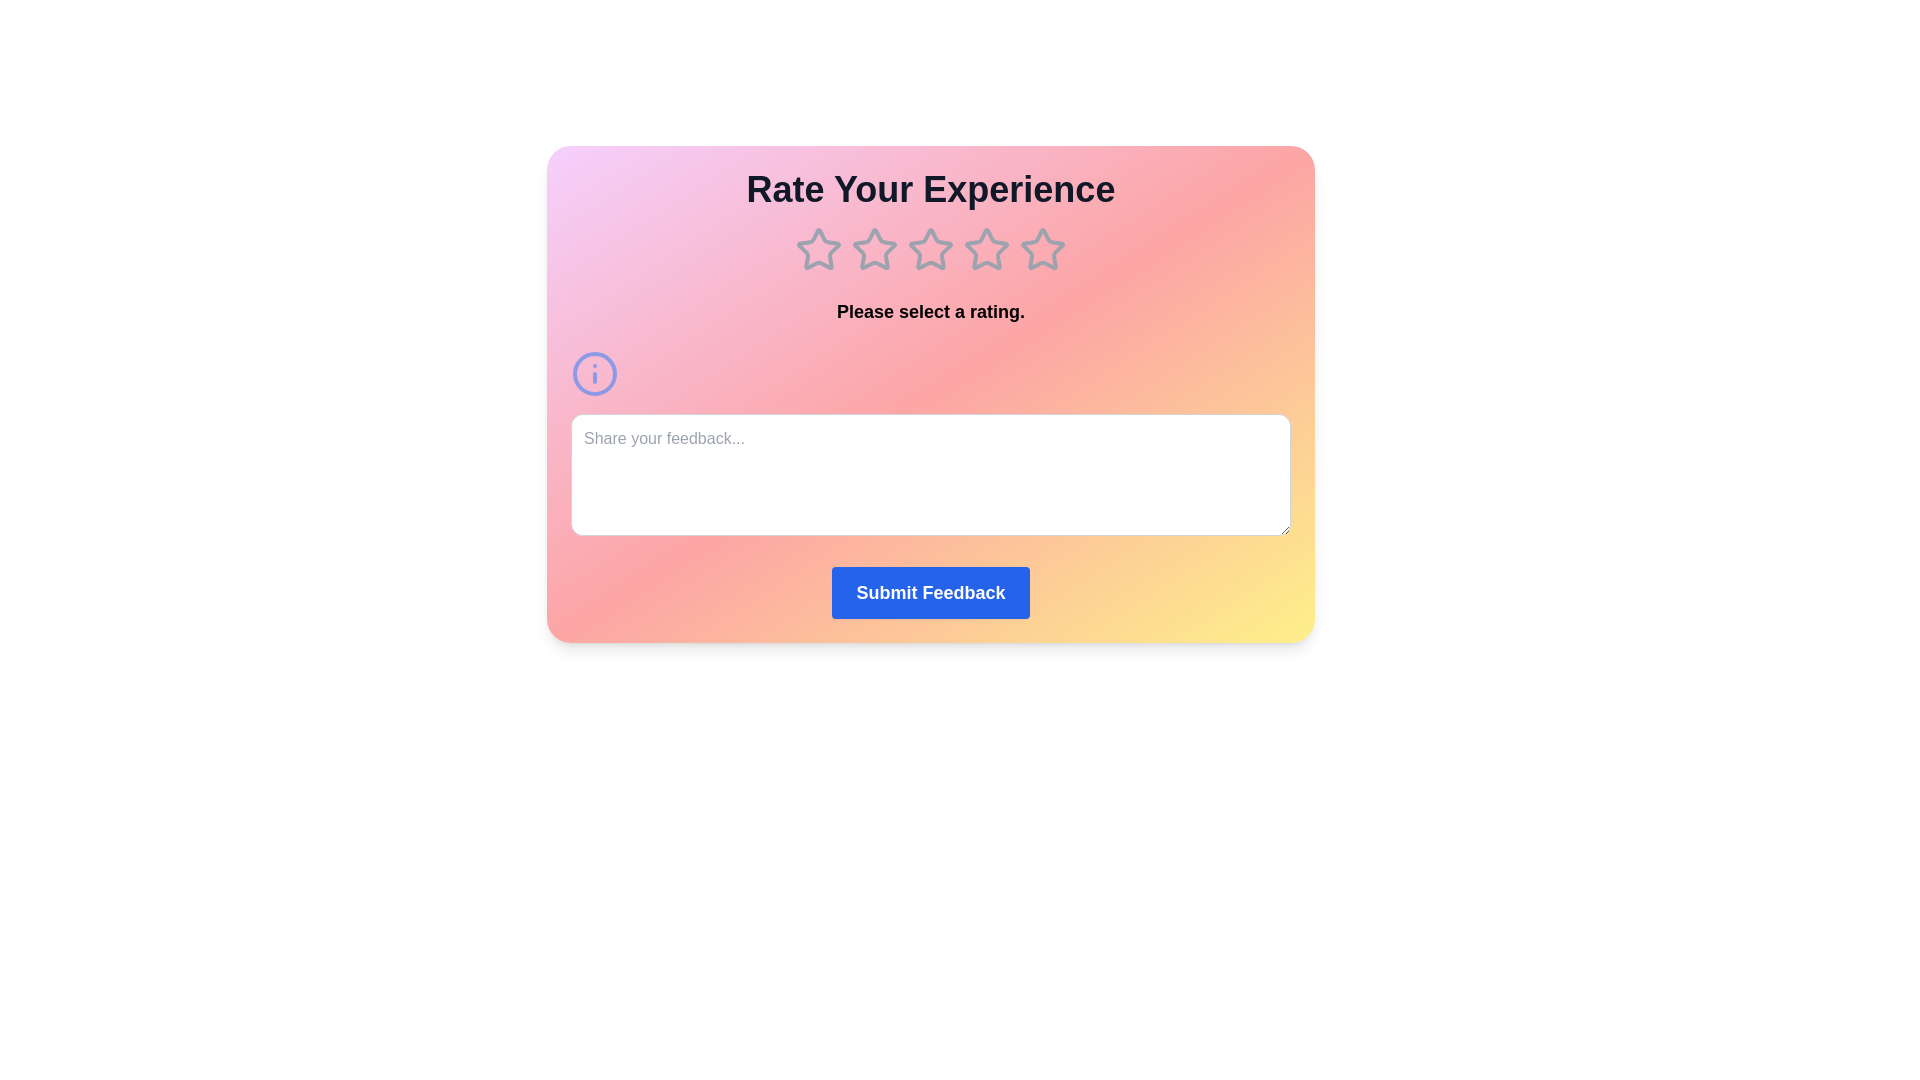 Image resolution: width=1920 pixels, height=1080 pixels. Describe the element at coordinates (874, 249) in the screenshot. I see `the 2 star in the rating component` at that location.